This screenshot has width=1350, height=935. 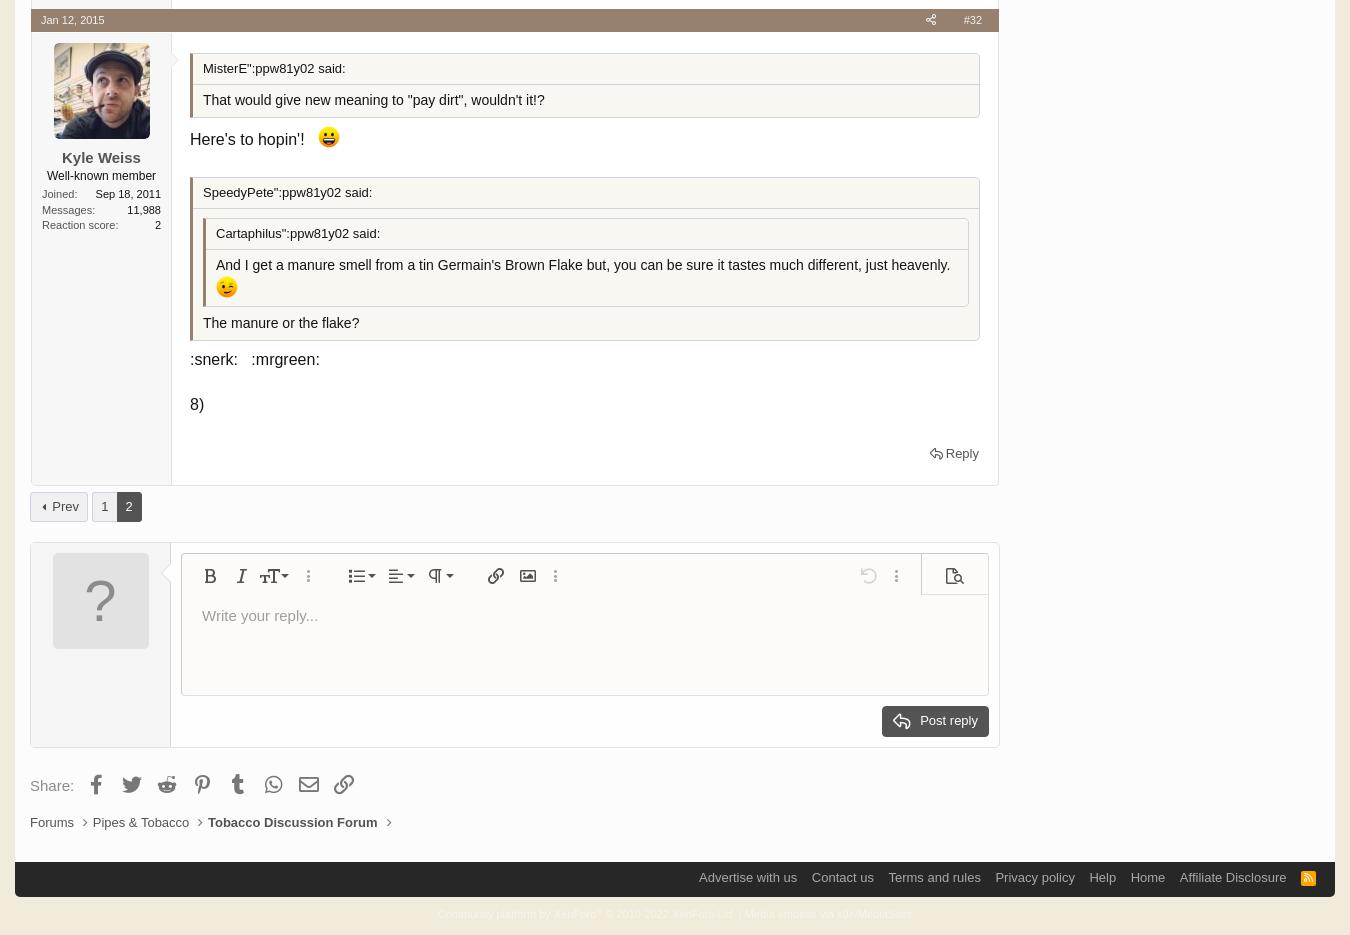 What do you see at coordinates (99, 156) in the screenshot?
I see `'Kyle Weiss'` at bounding box center [99, 156].